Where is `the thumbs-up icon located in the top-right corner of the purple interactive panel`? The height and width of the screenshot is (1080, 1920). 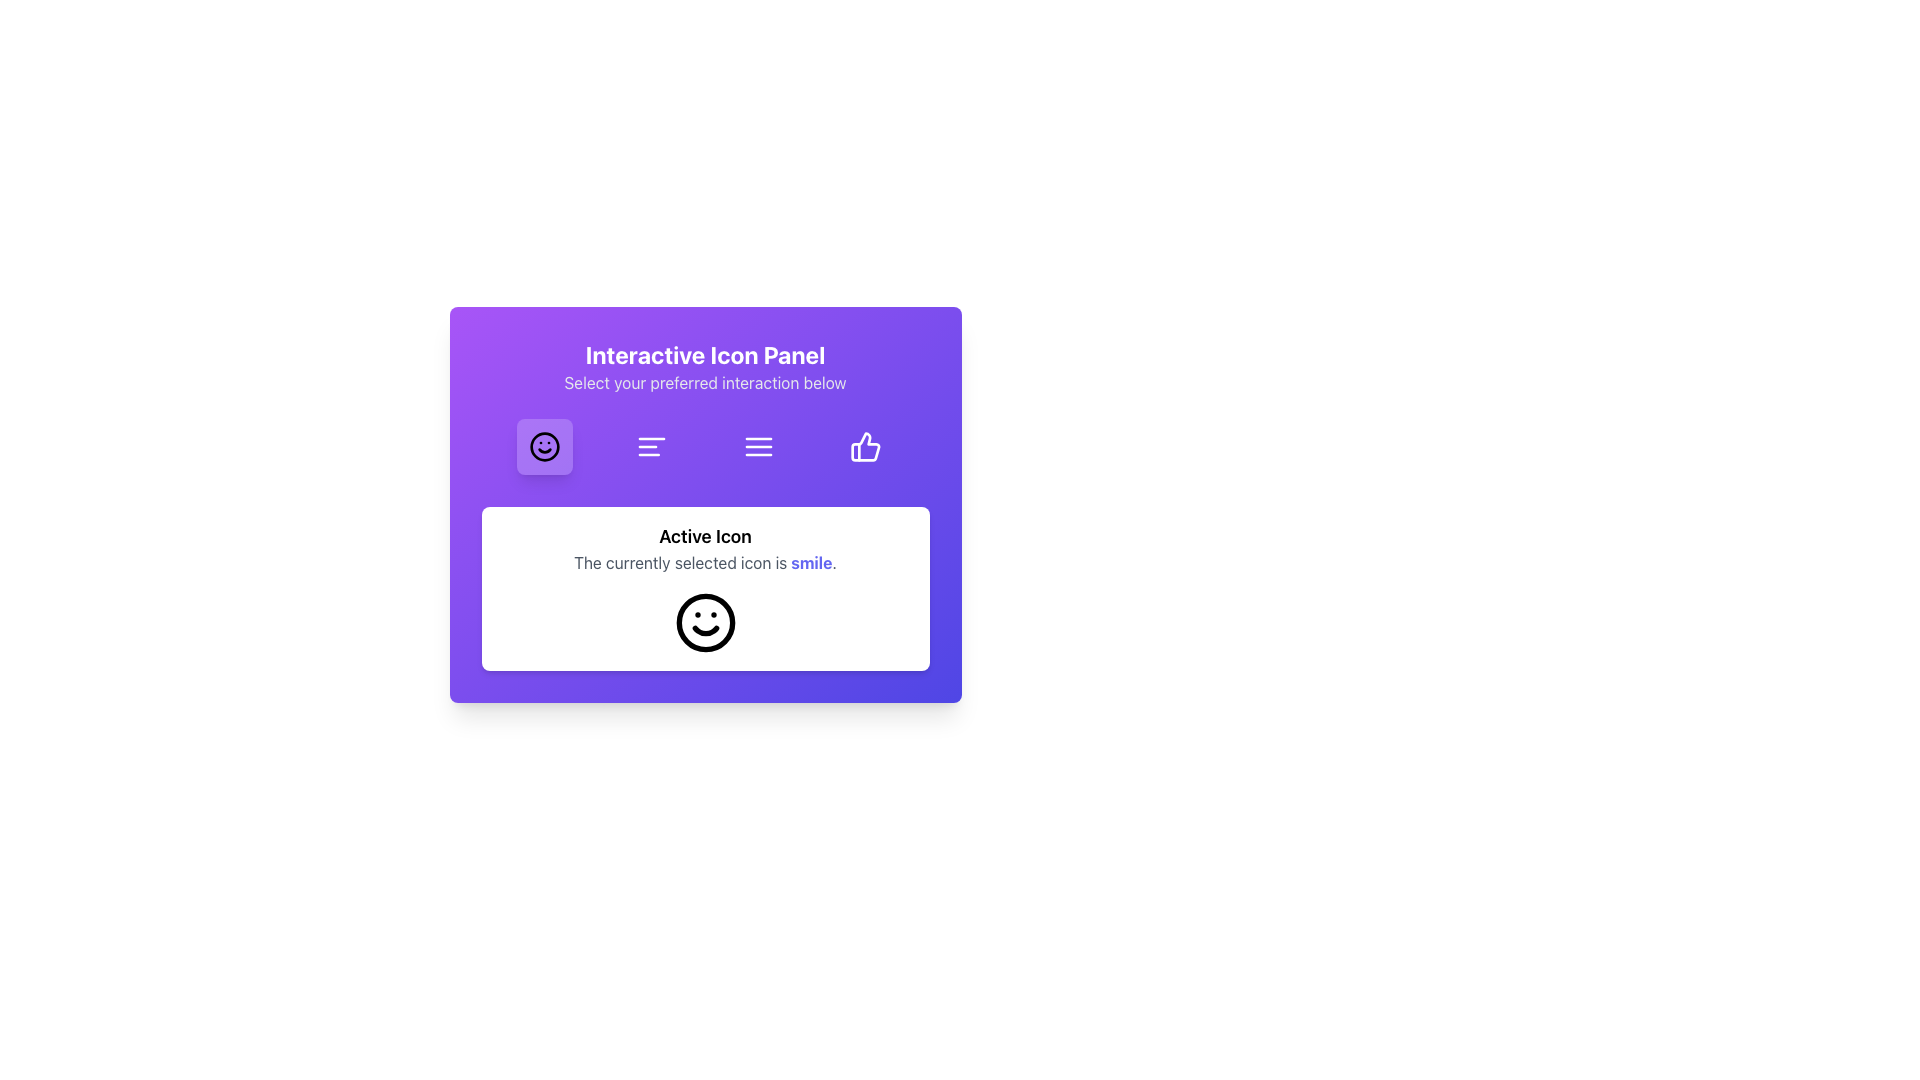
the thumbs-up icon located in the top-right corner of the purple interactive panel is located at coordinates (865, 446).